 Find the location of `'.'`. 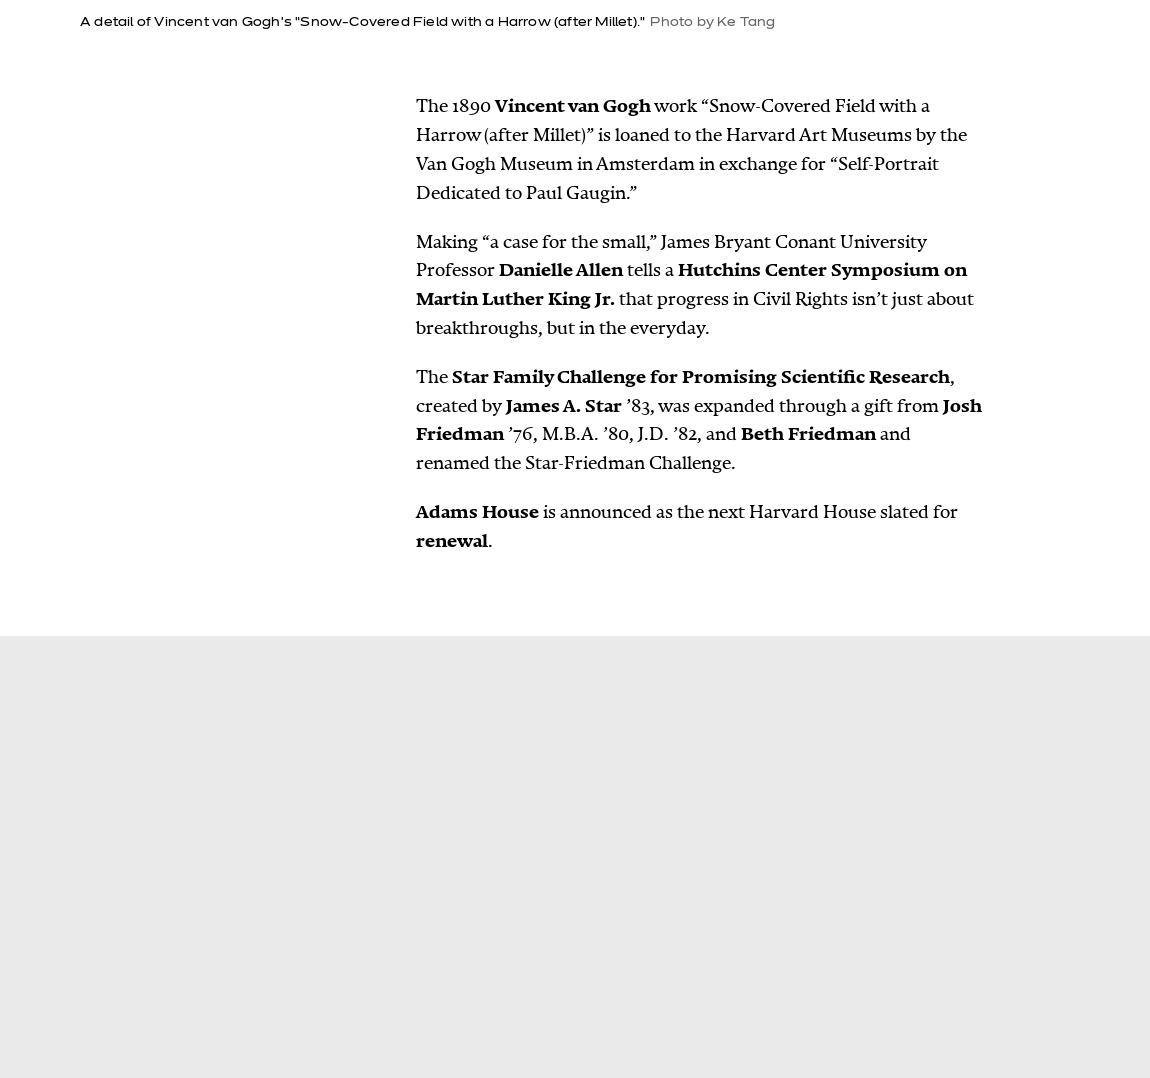

'.' is located at coordinates (487, 539).